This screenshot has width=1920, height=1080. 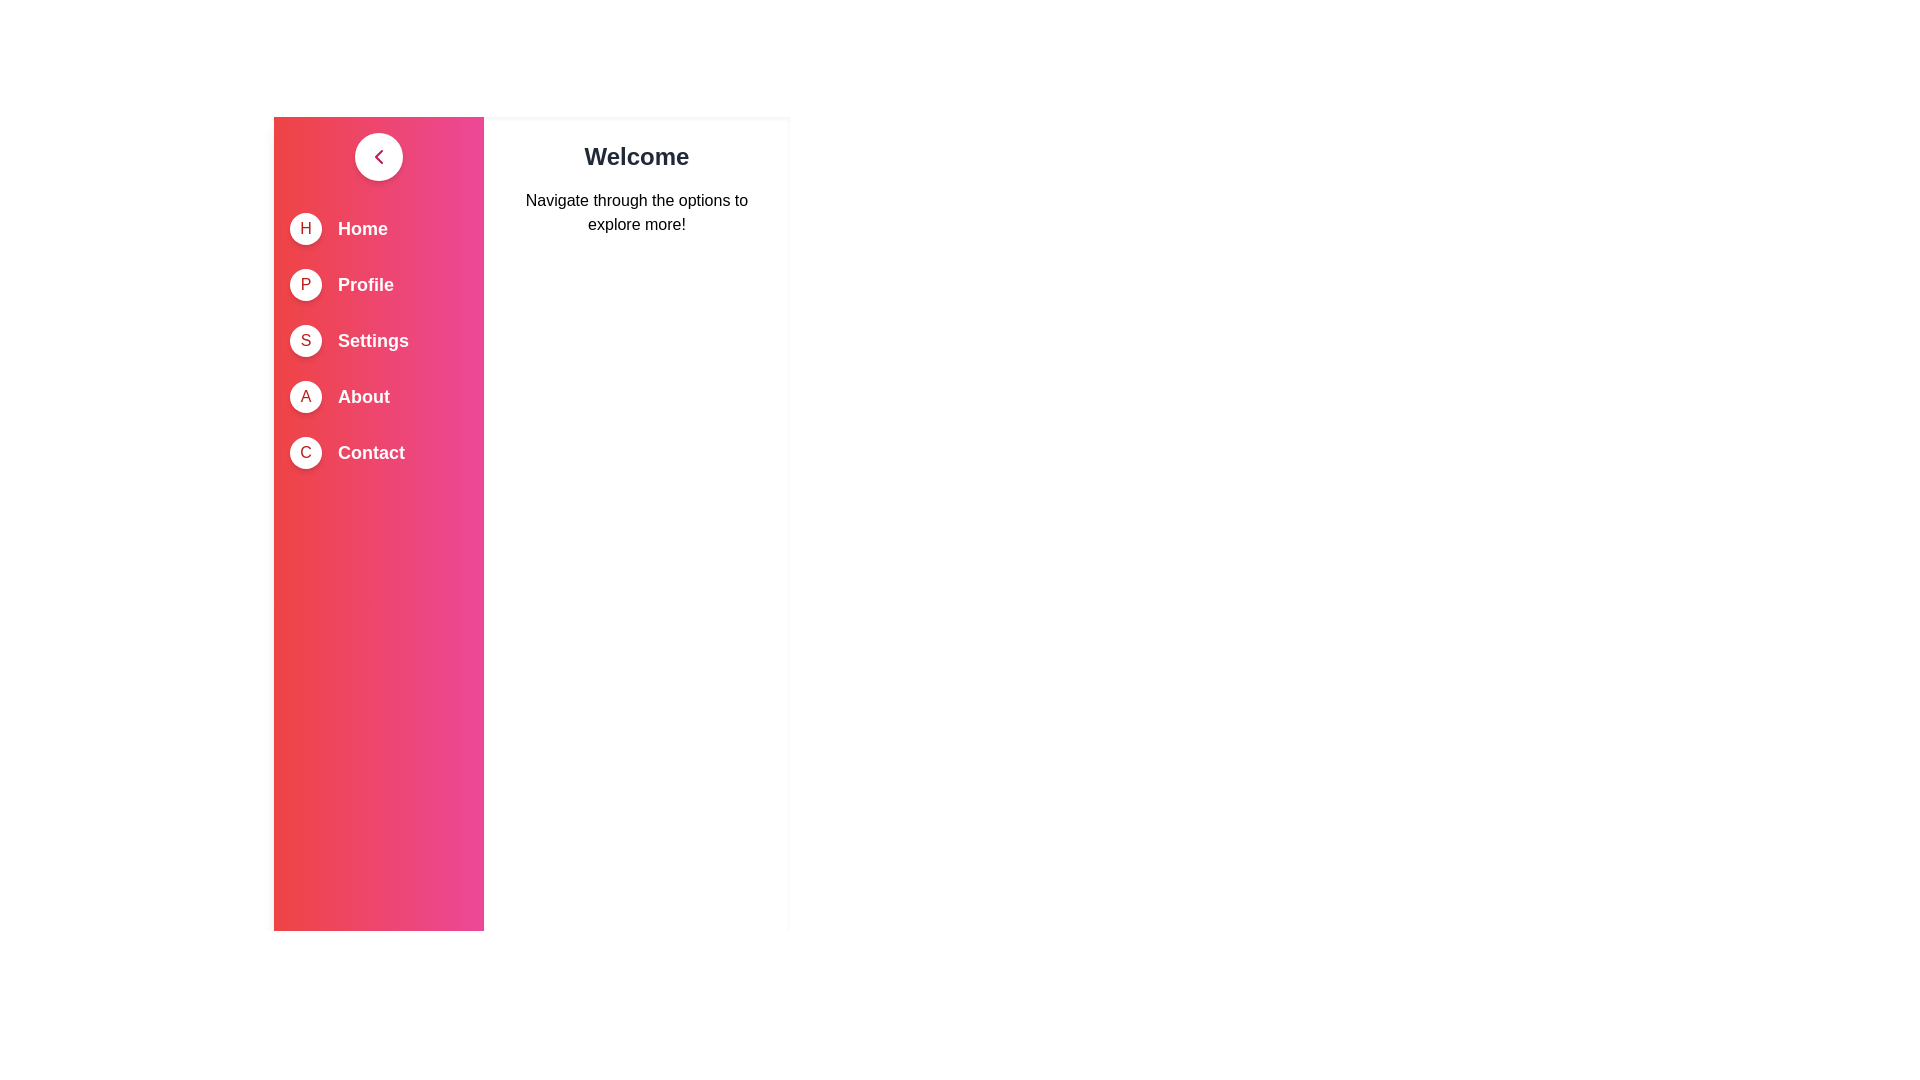 What do you see at coordinates (305, 452) in the screenshot?
I see `the circle icon corresponding to Contact` at bounding box center [305, 452].